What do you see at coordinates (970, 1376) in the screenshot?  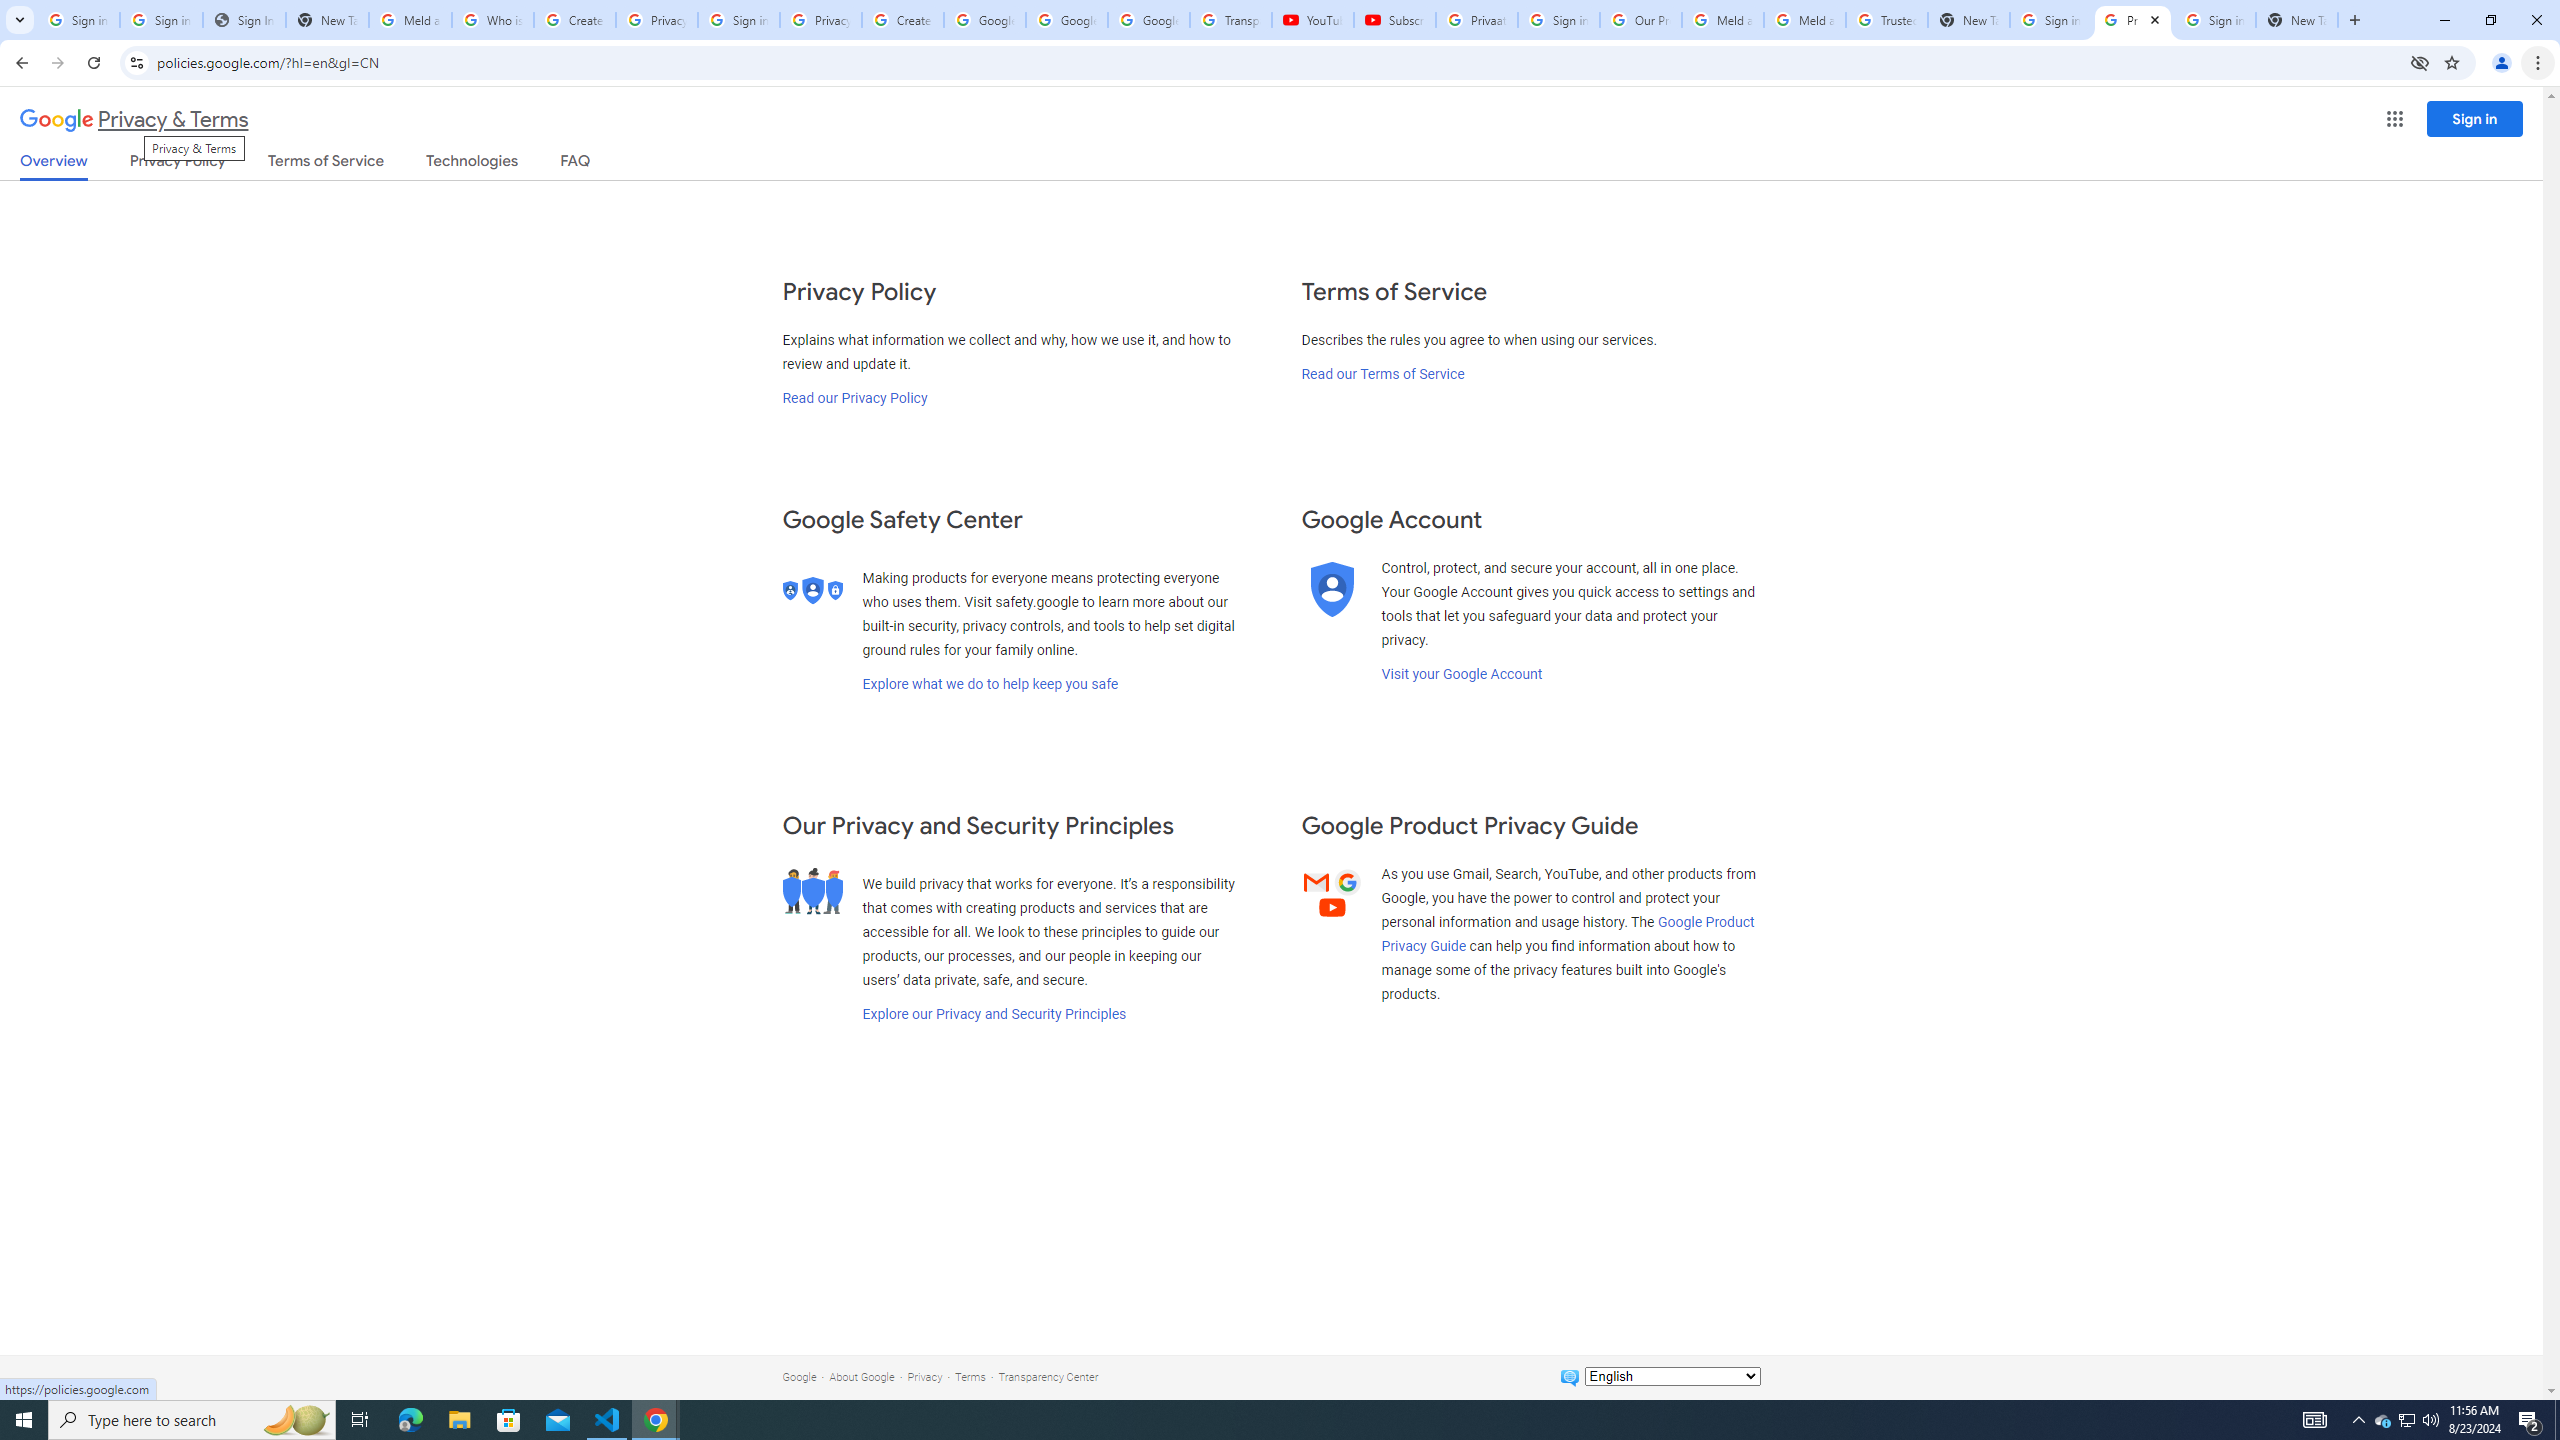 I see `'Terms'` at bounding box center [970, 1376].